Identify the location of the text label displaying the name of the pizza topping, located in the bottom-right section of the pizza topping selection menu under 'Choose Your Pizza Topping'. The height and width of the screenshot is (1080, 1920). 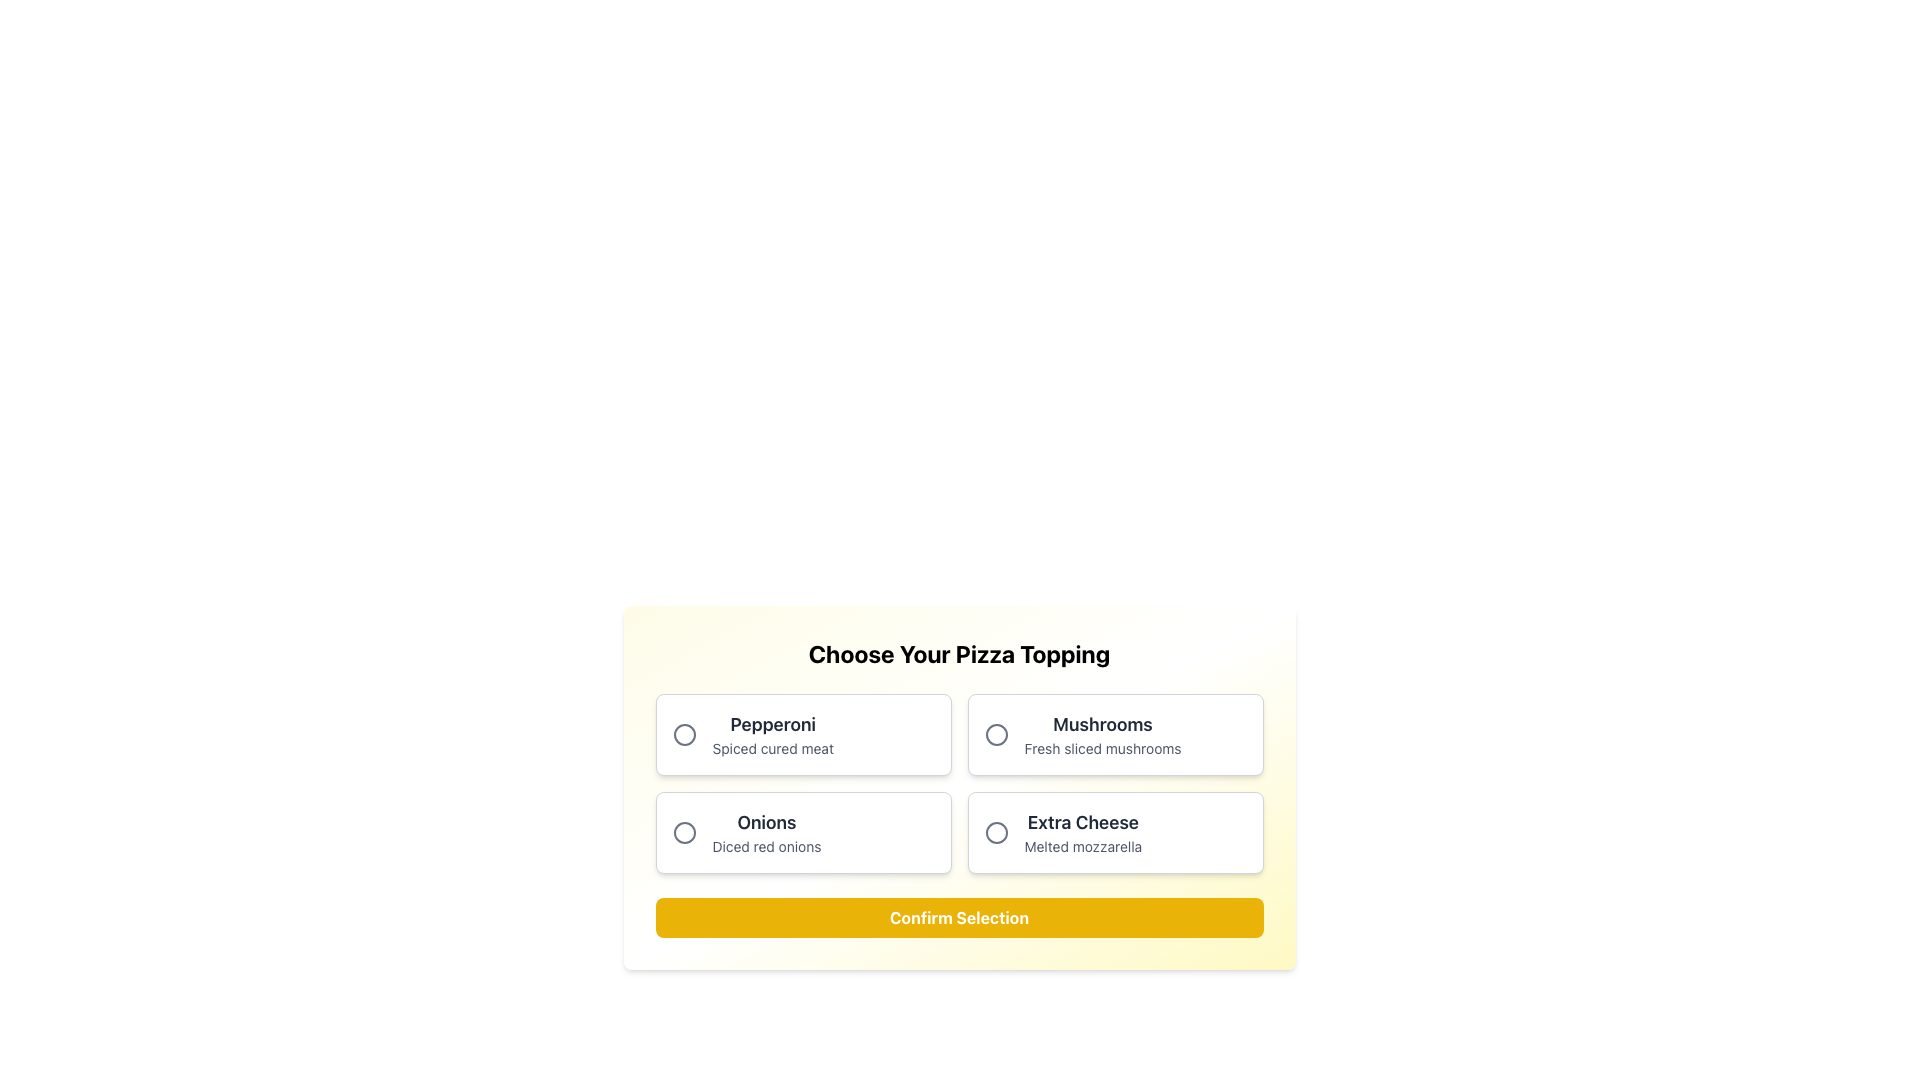
(1082, 822).